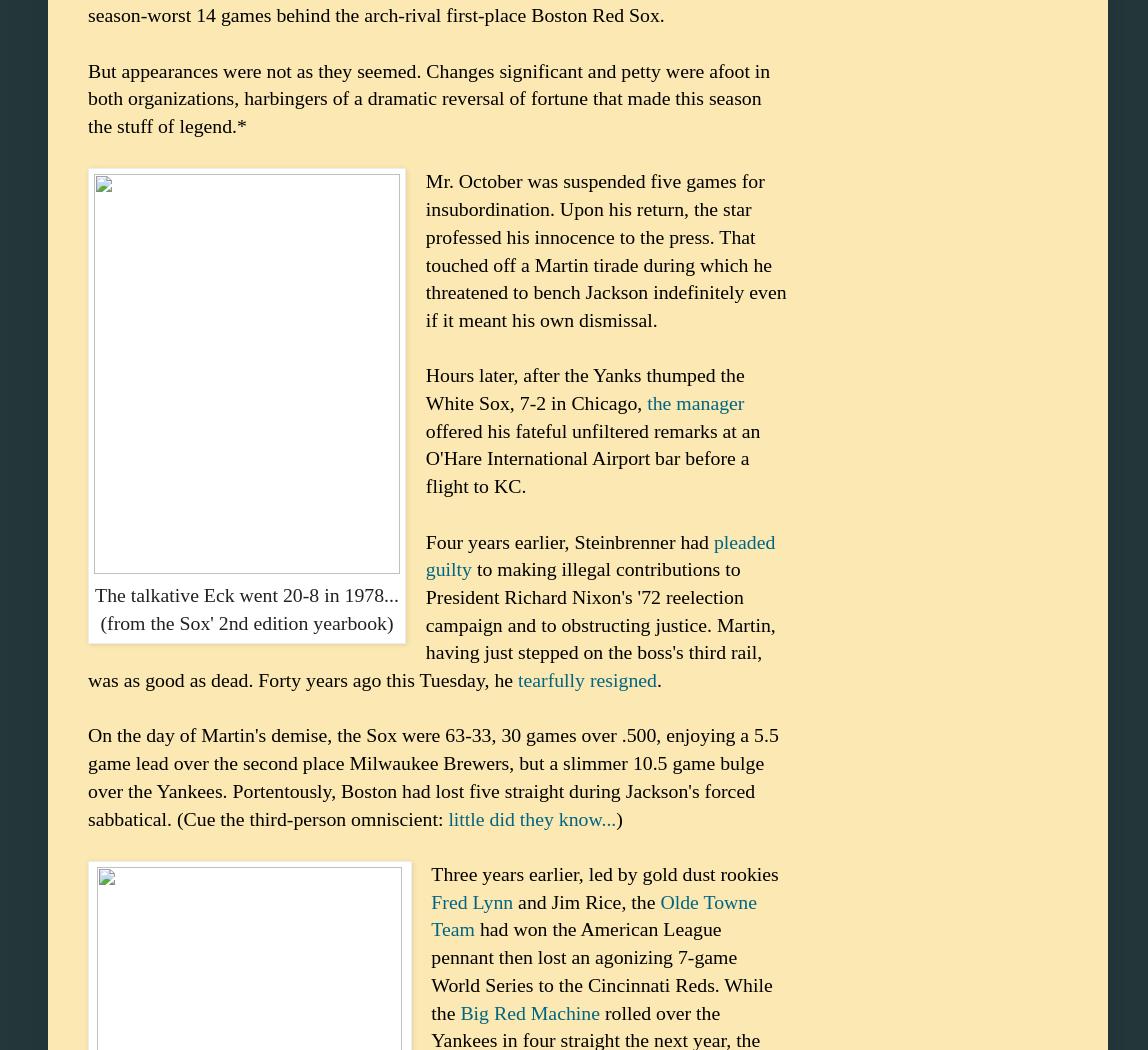 The height and width of the screenshot is (1050, 1148). What do you see at coordinates (246, 594) in the screenshot?
I see `'The talkative Eck went 20-8 in 1978...'` at bounding box center [246, 594].